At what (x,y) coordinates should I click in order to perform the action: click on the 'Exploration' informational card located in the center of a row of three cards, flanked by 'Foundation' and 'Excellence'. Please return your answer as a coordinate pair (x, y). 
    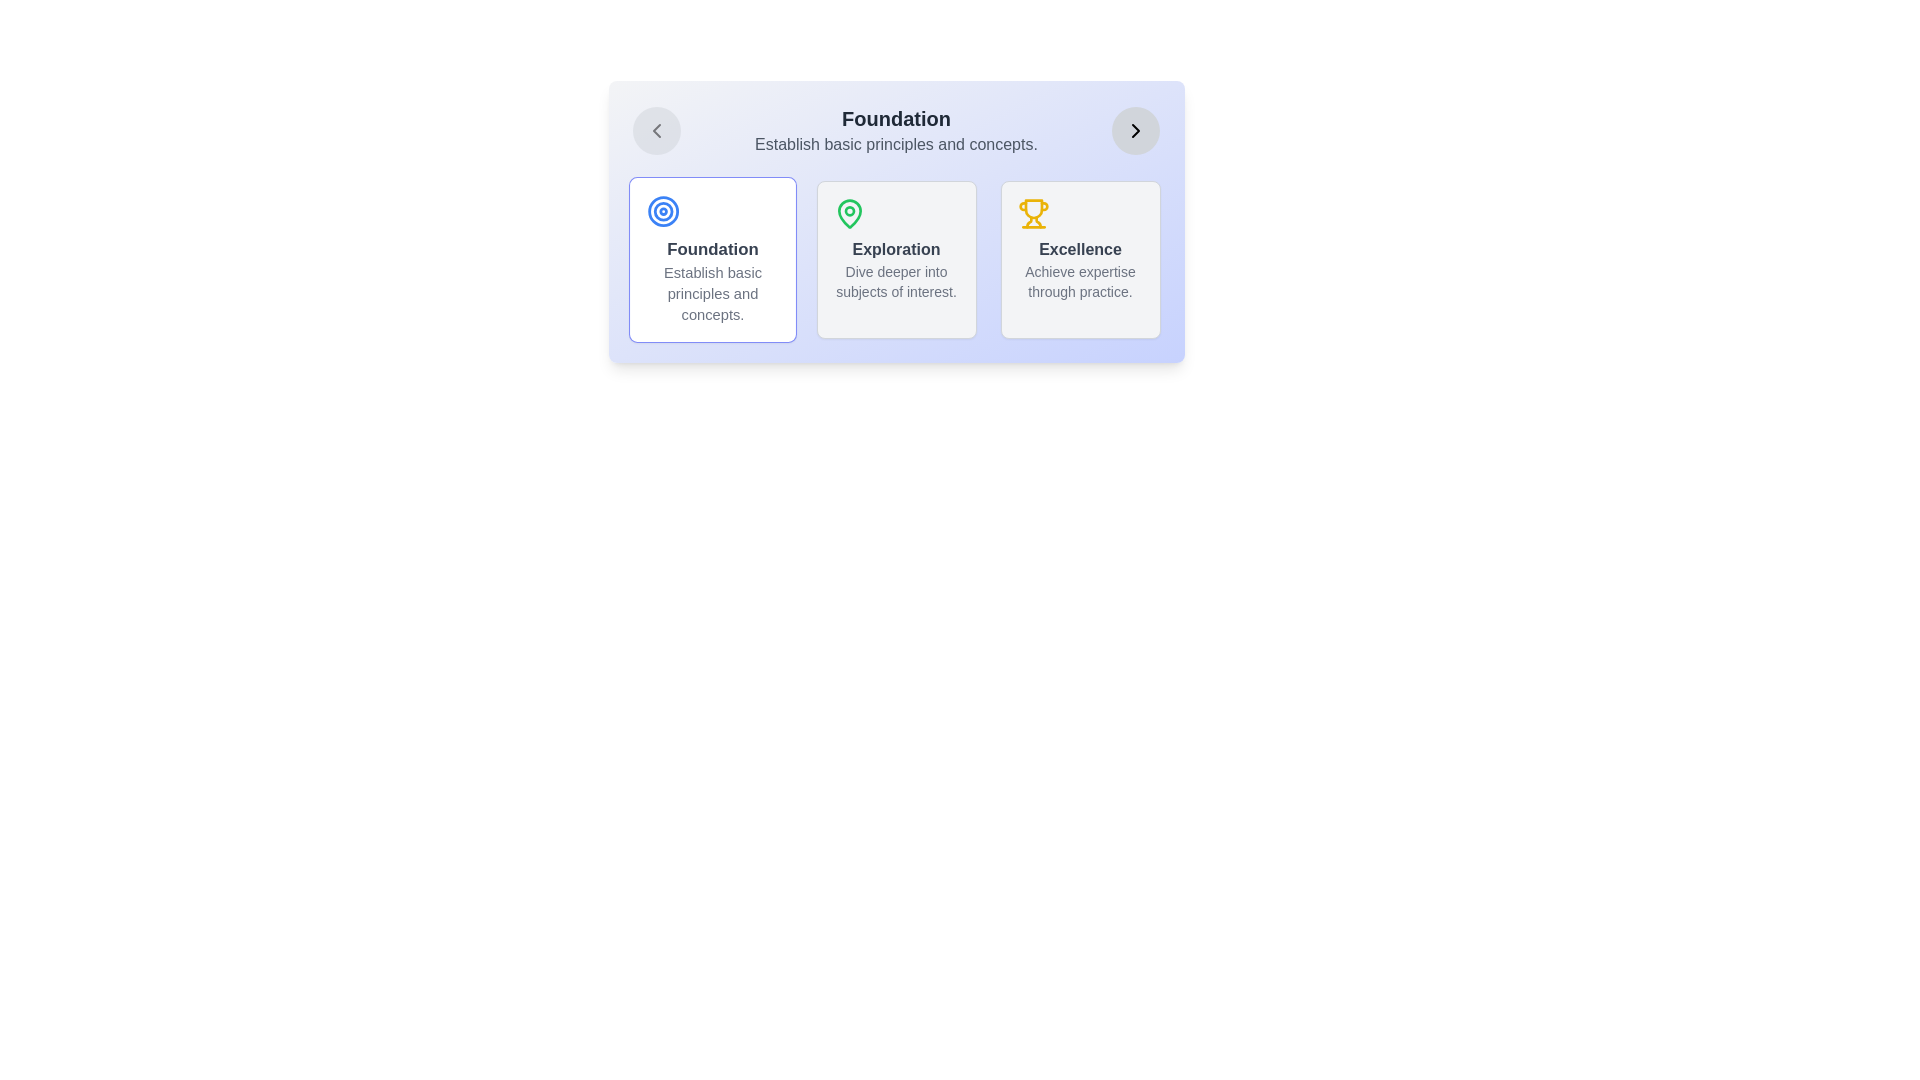
    Looking at the image, I should click on (895, 222).